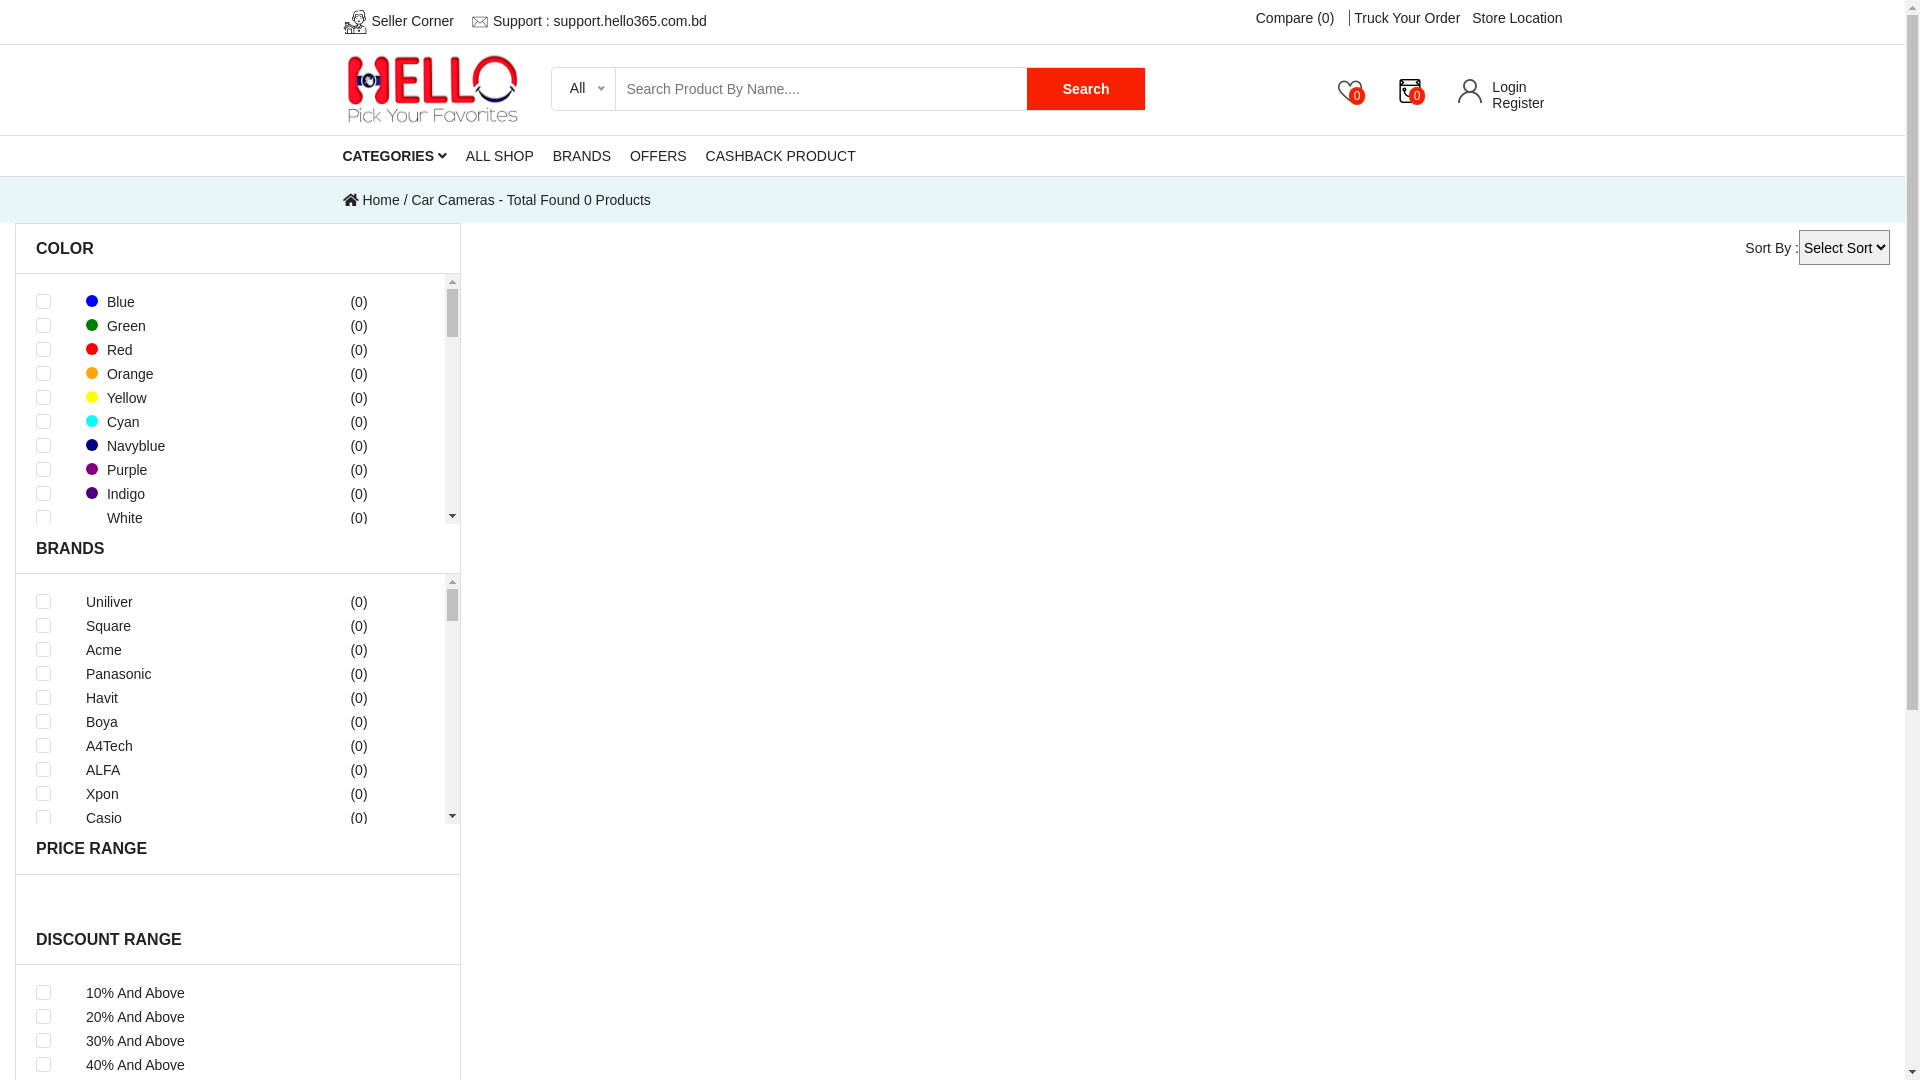 The width and height of the screenshot is (1920, 1080). Describe the element at coordinates (666, 154) in the screenshot. I see `'OFFERS'` at that location.